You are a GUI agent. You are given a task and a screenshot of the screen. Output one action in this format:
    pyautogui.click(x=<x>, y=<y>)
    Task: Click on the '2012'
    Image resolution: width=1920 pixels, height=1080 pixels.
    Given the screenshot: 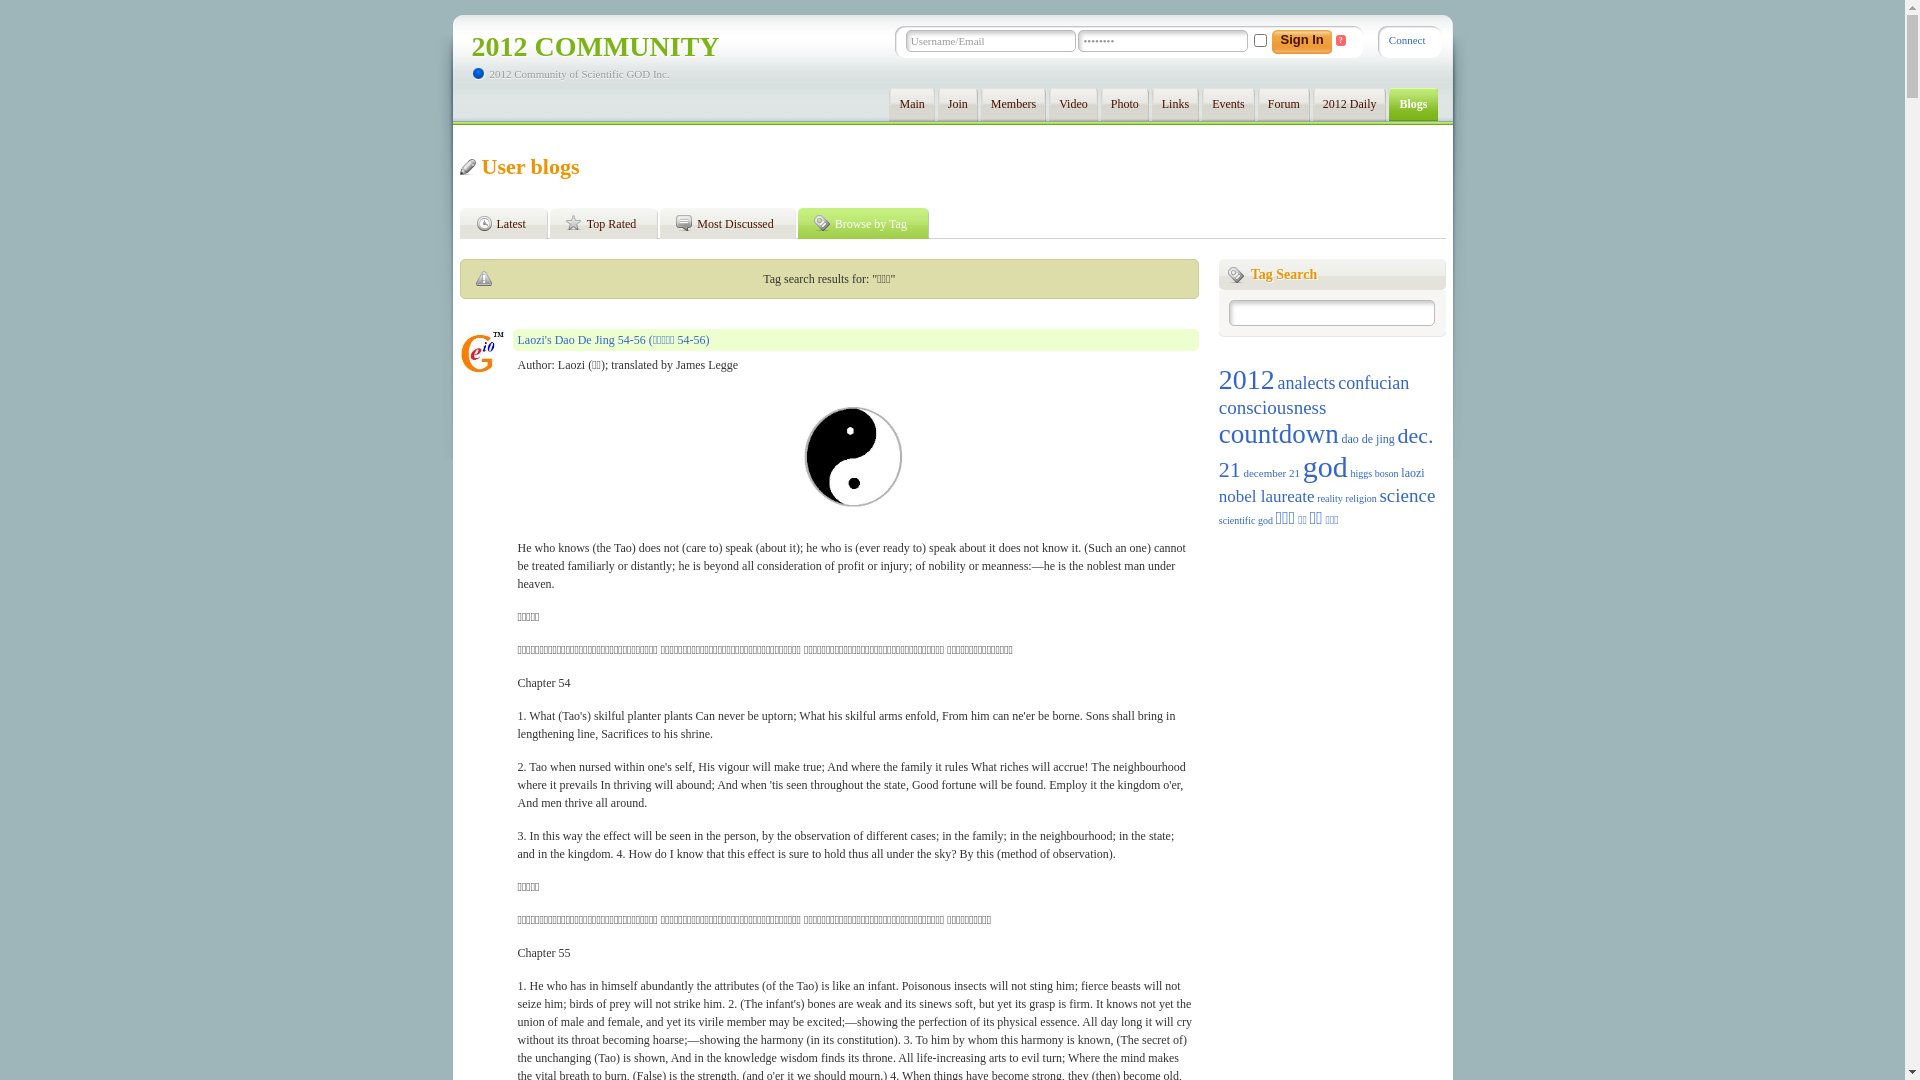 What is the action you would take?
    pyautogui.click(x=1246, y=379)
    